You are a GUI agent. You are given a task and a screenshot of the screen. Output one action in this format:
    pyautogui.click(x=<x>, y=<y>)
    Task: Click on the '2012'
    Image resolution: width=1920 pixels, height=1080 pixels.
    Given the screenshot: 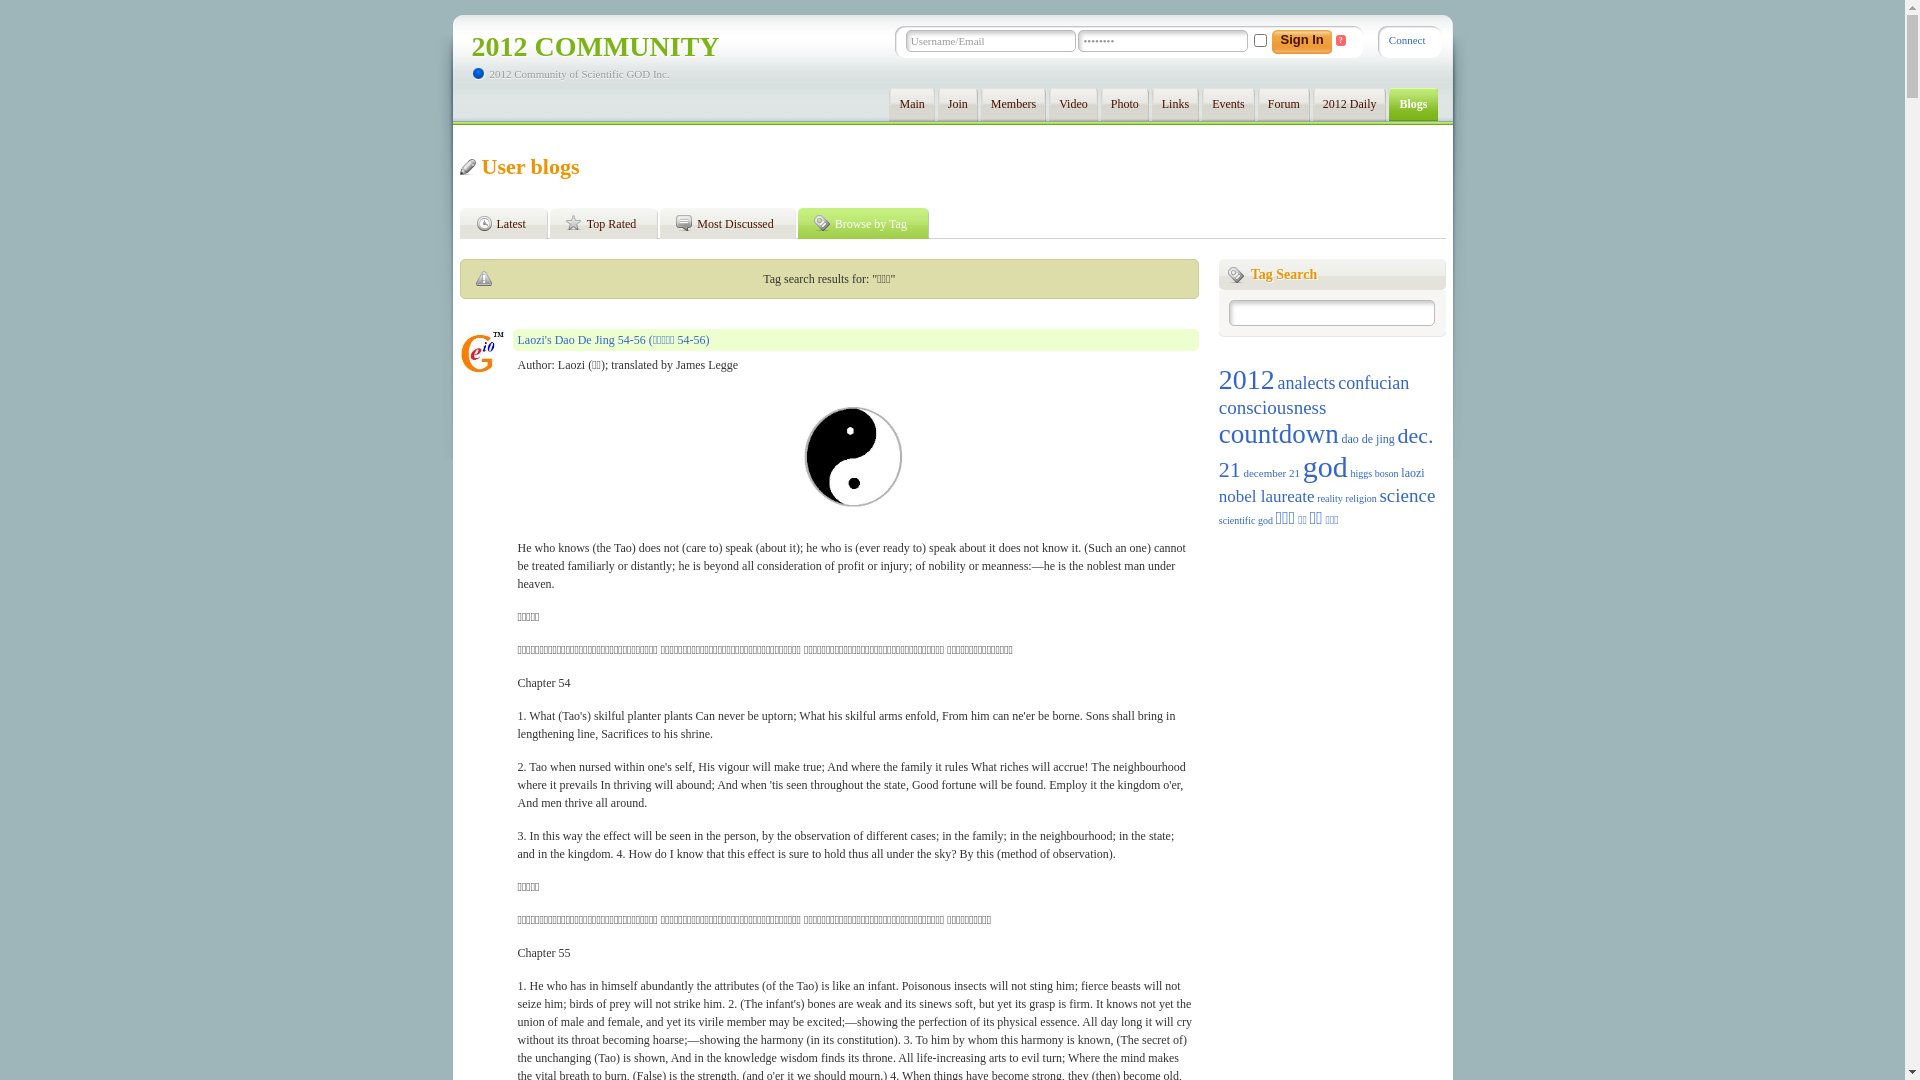 What is the action you would take?
    pyautogui.click(x=1246, y=379)
    